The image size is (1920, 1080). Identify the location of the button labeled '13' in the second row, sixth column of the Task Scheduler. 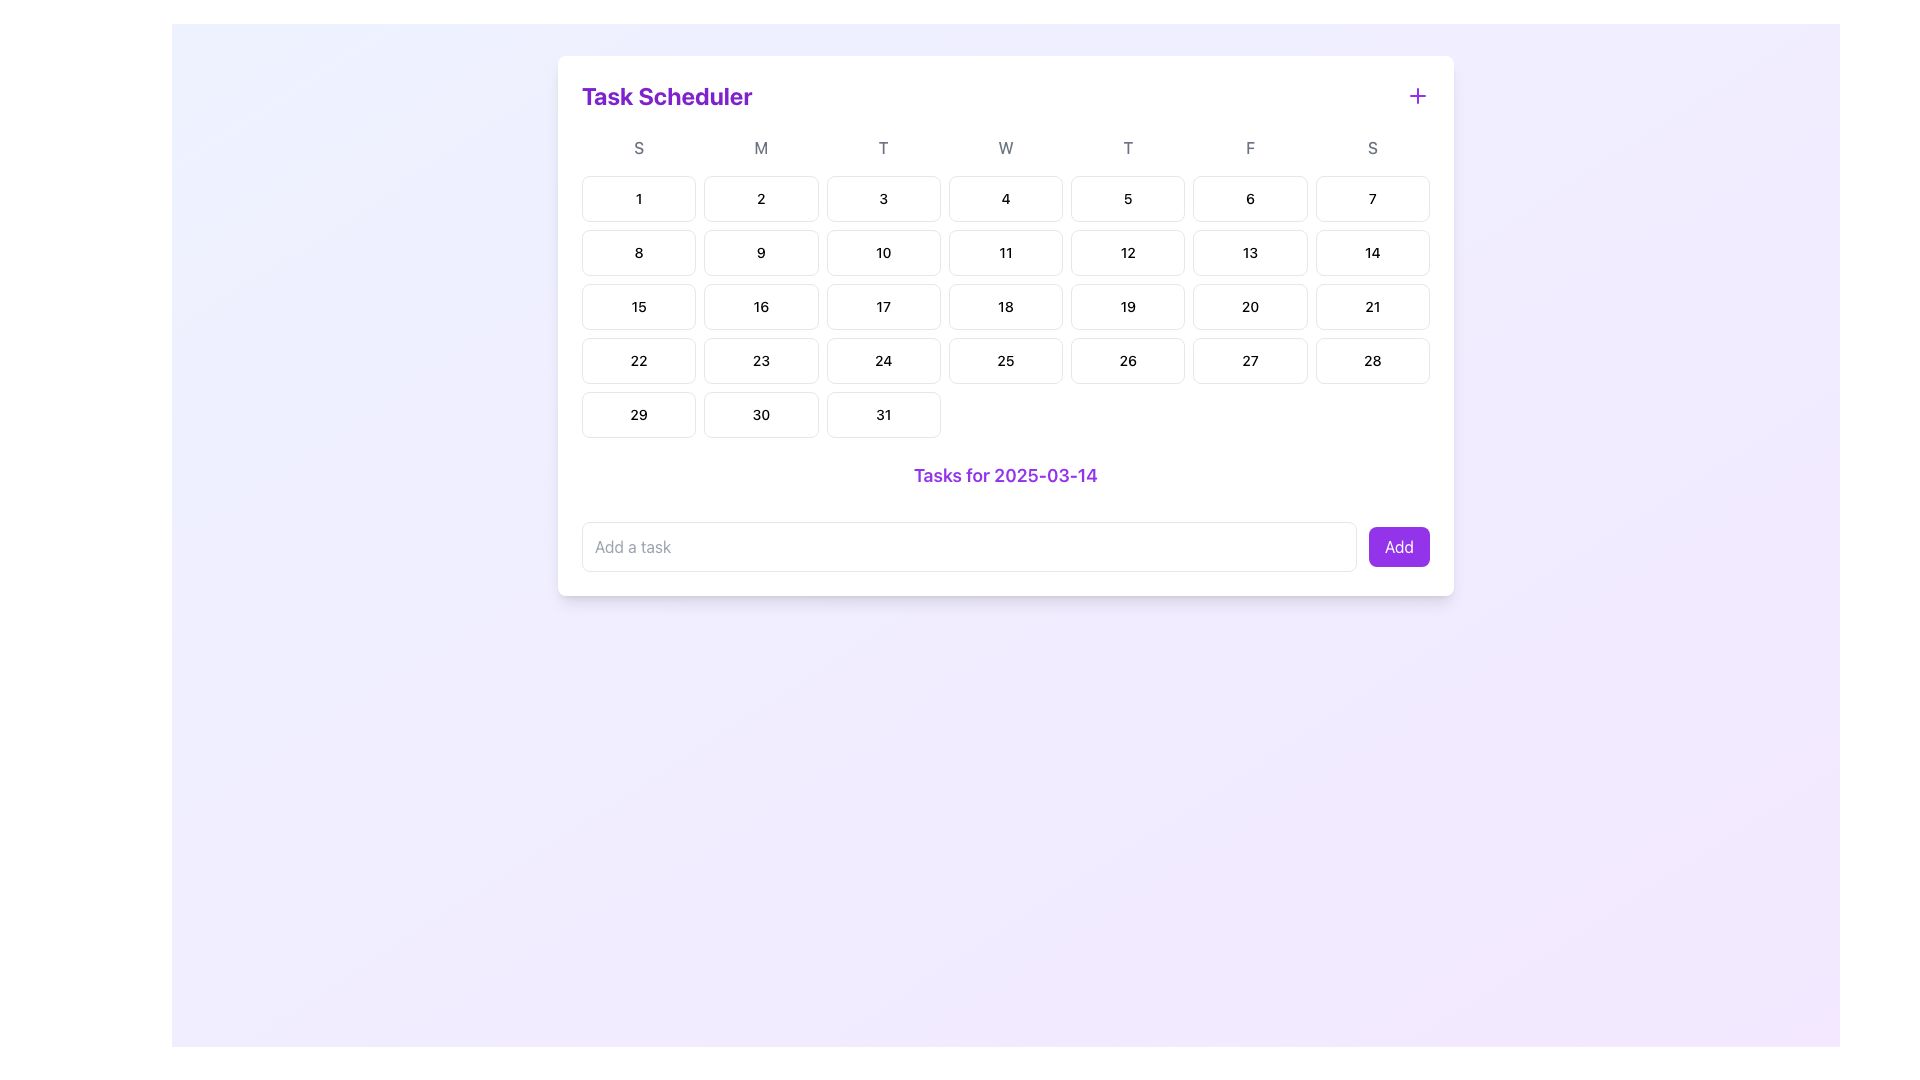
(1249, 252).